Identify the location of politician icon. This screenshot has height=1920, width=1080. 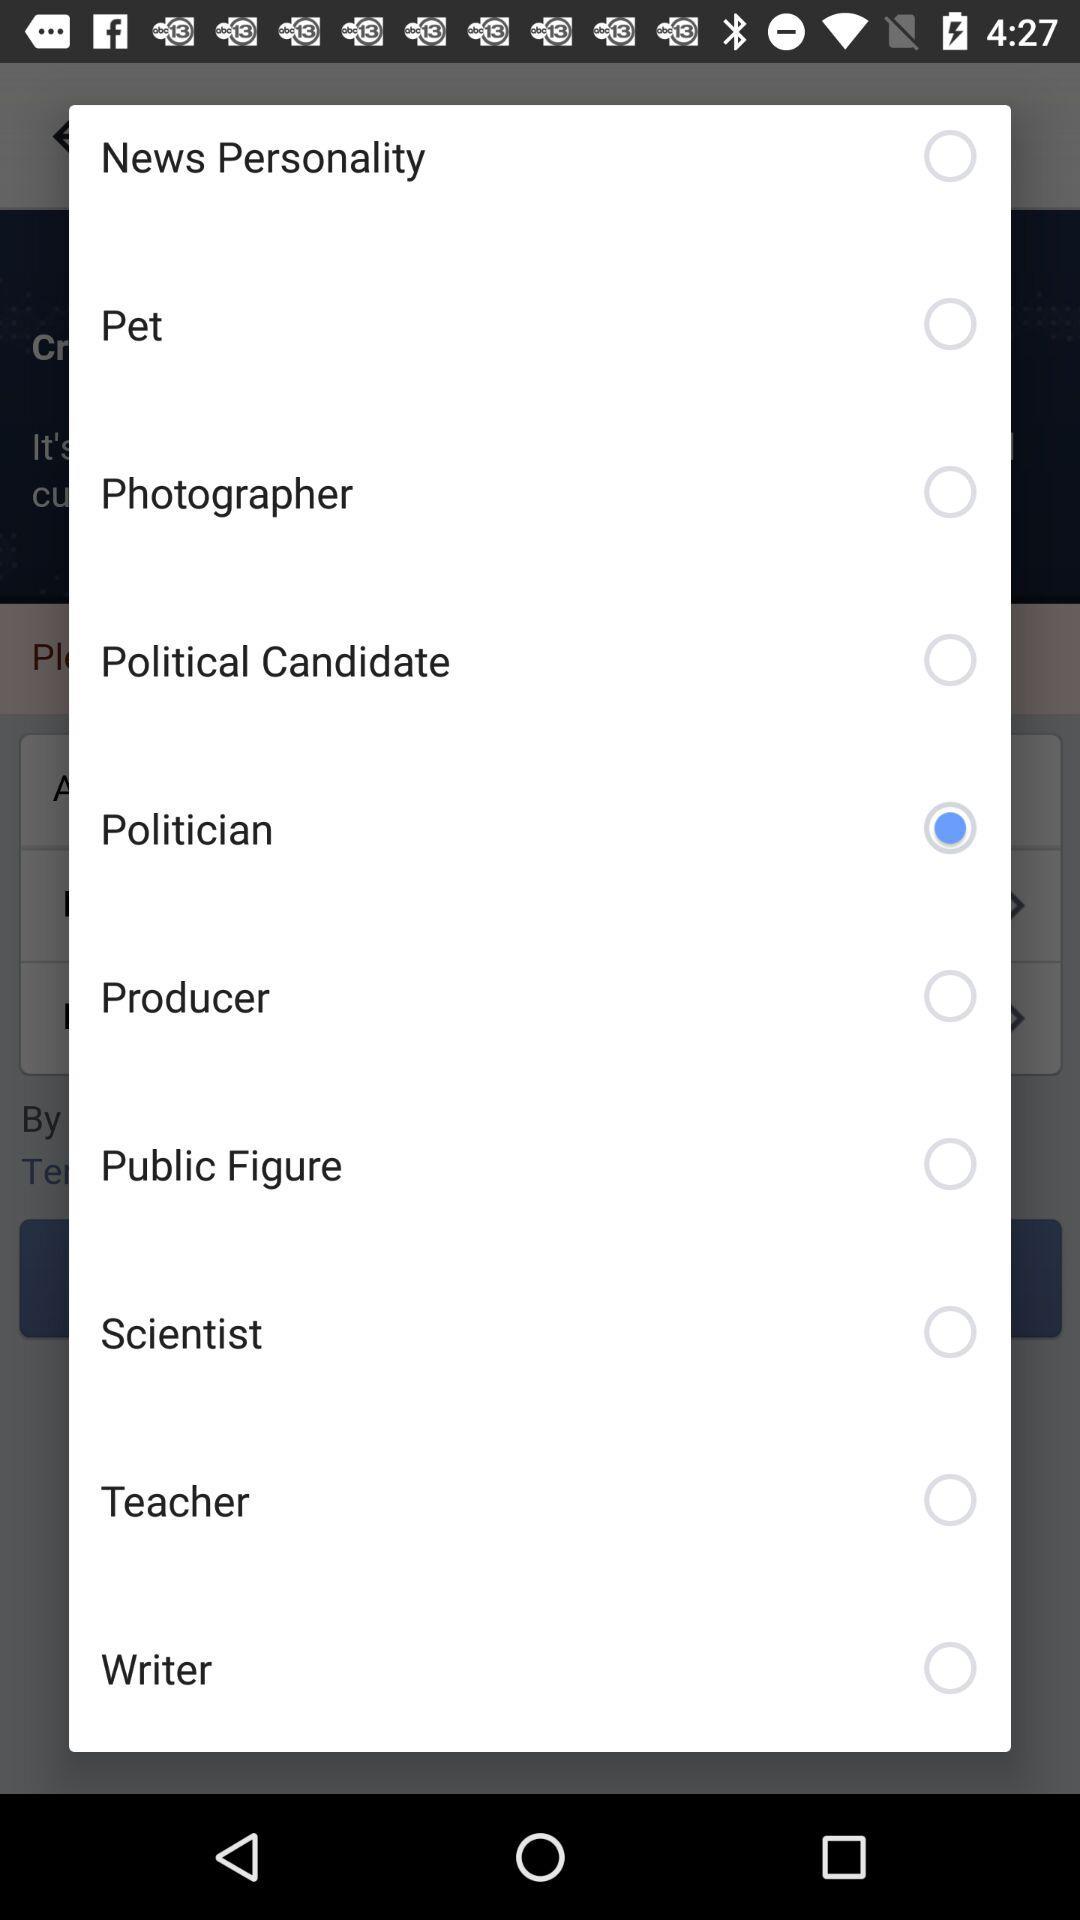
(540, 827).